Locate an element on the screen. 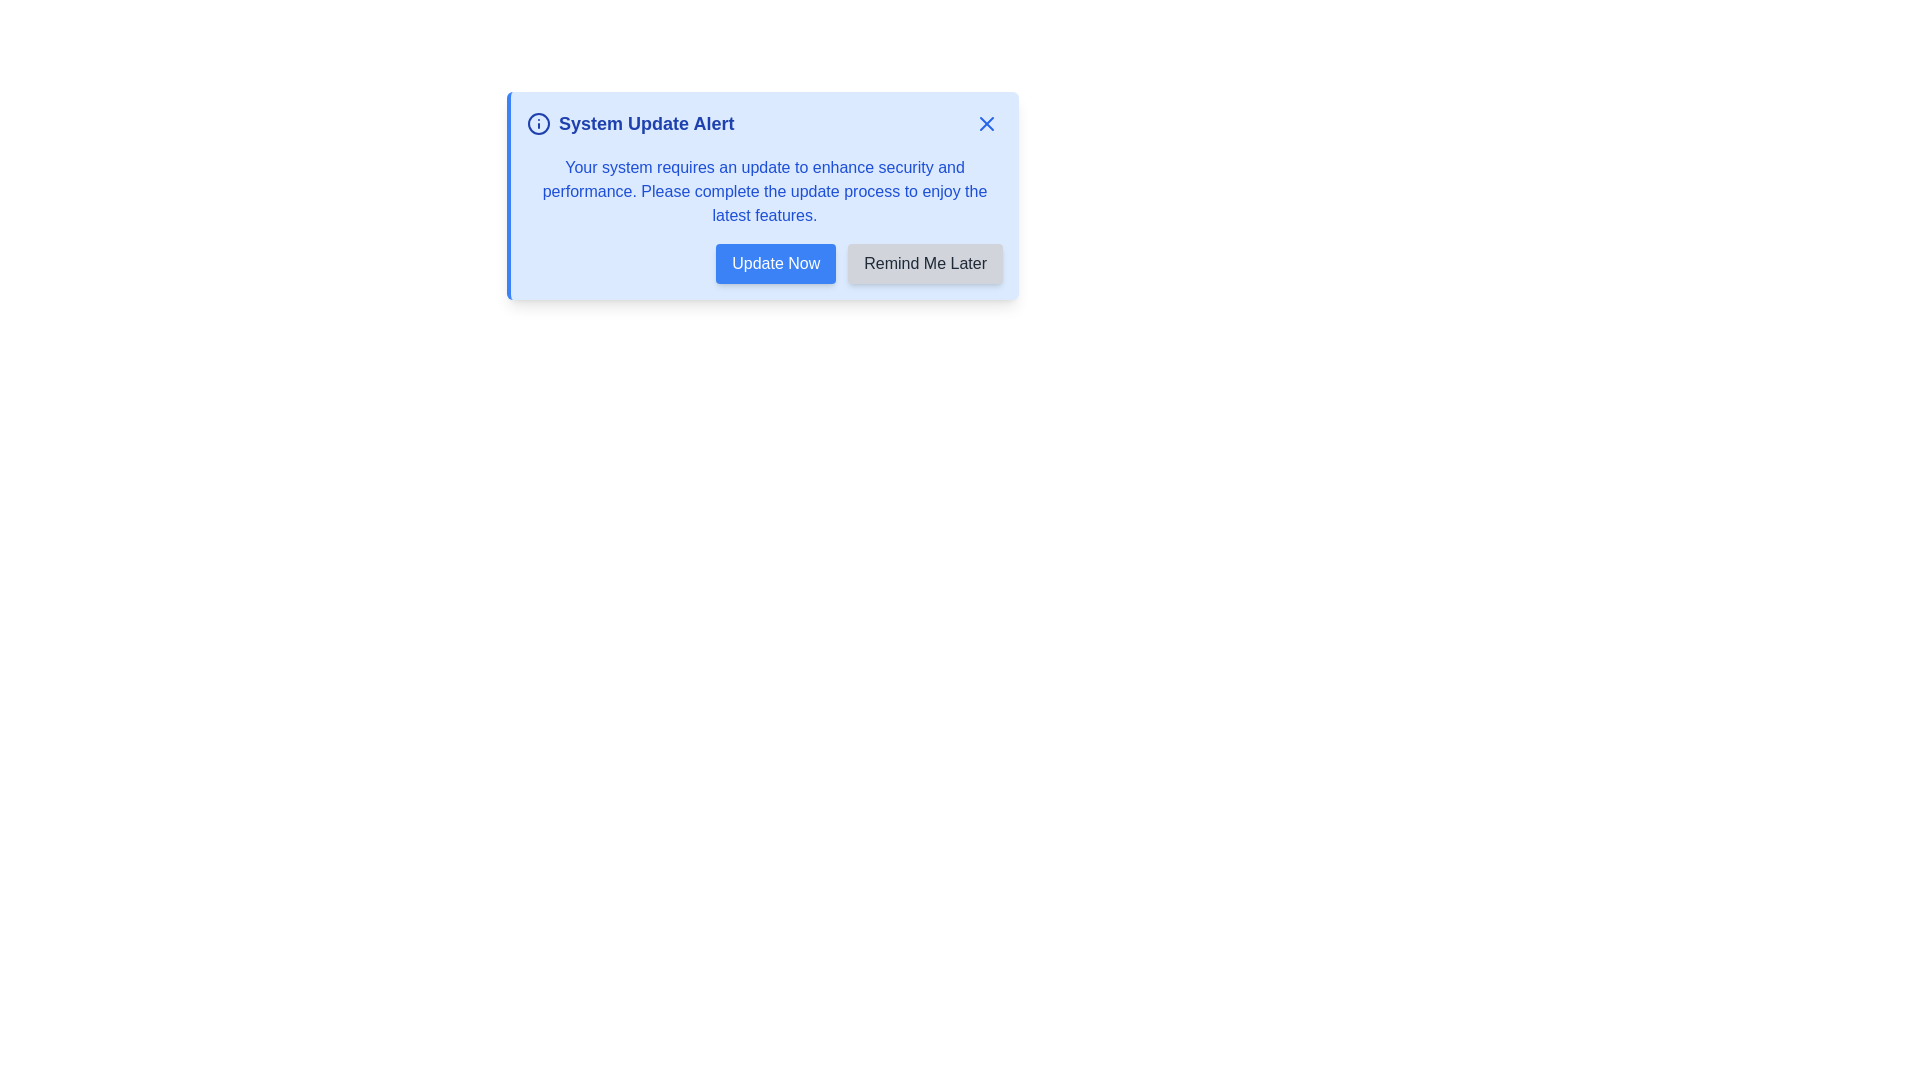  the circular information icon located to the left of the 'System Update Alert' text, which is inside a light blue rectangular box is located at coordinates (538, 123).